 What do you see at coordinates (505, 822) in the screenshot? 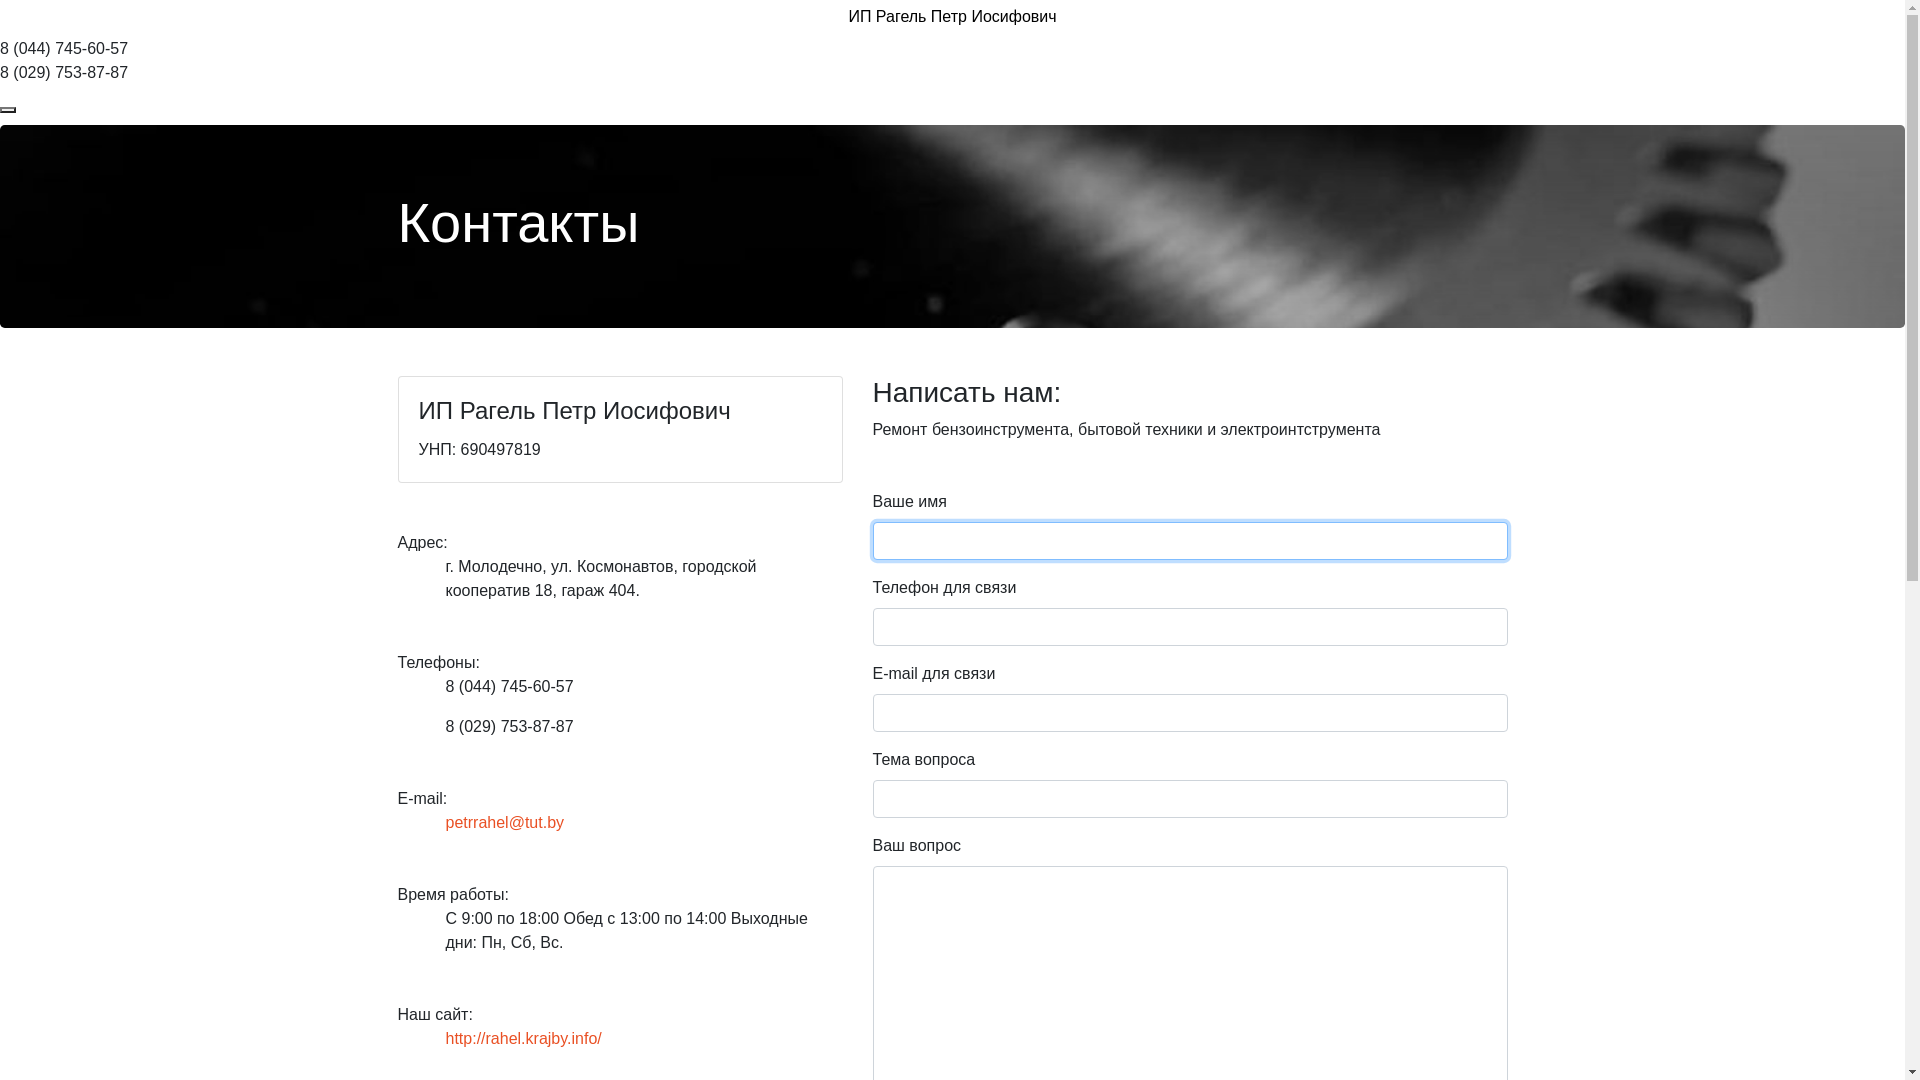
I see `'petrrahel@tut.by'` at bounding box center [505, 822].